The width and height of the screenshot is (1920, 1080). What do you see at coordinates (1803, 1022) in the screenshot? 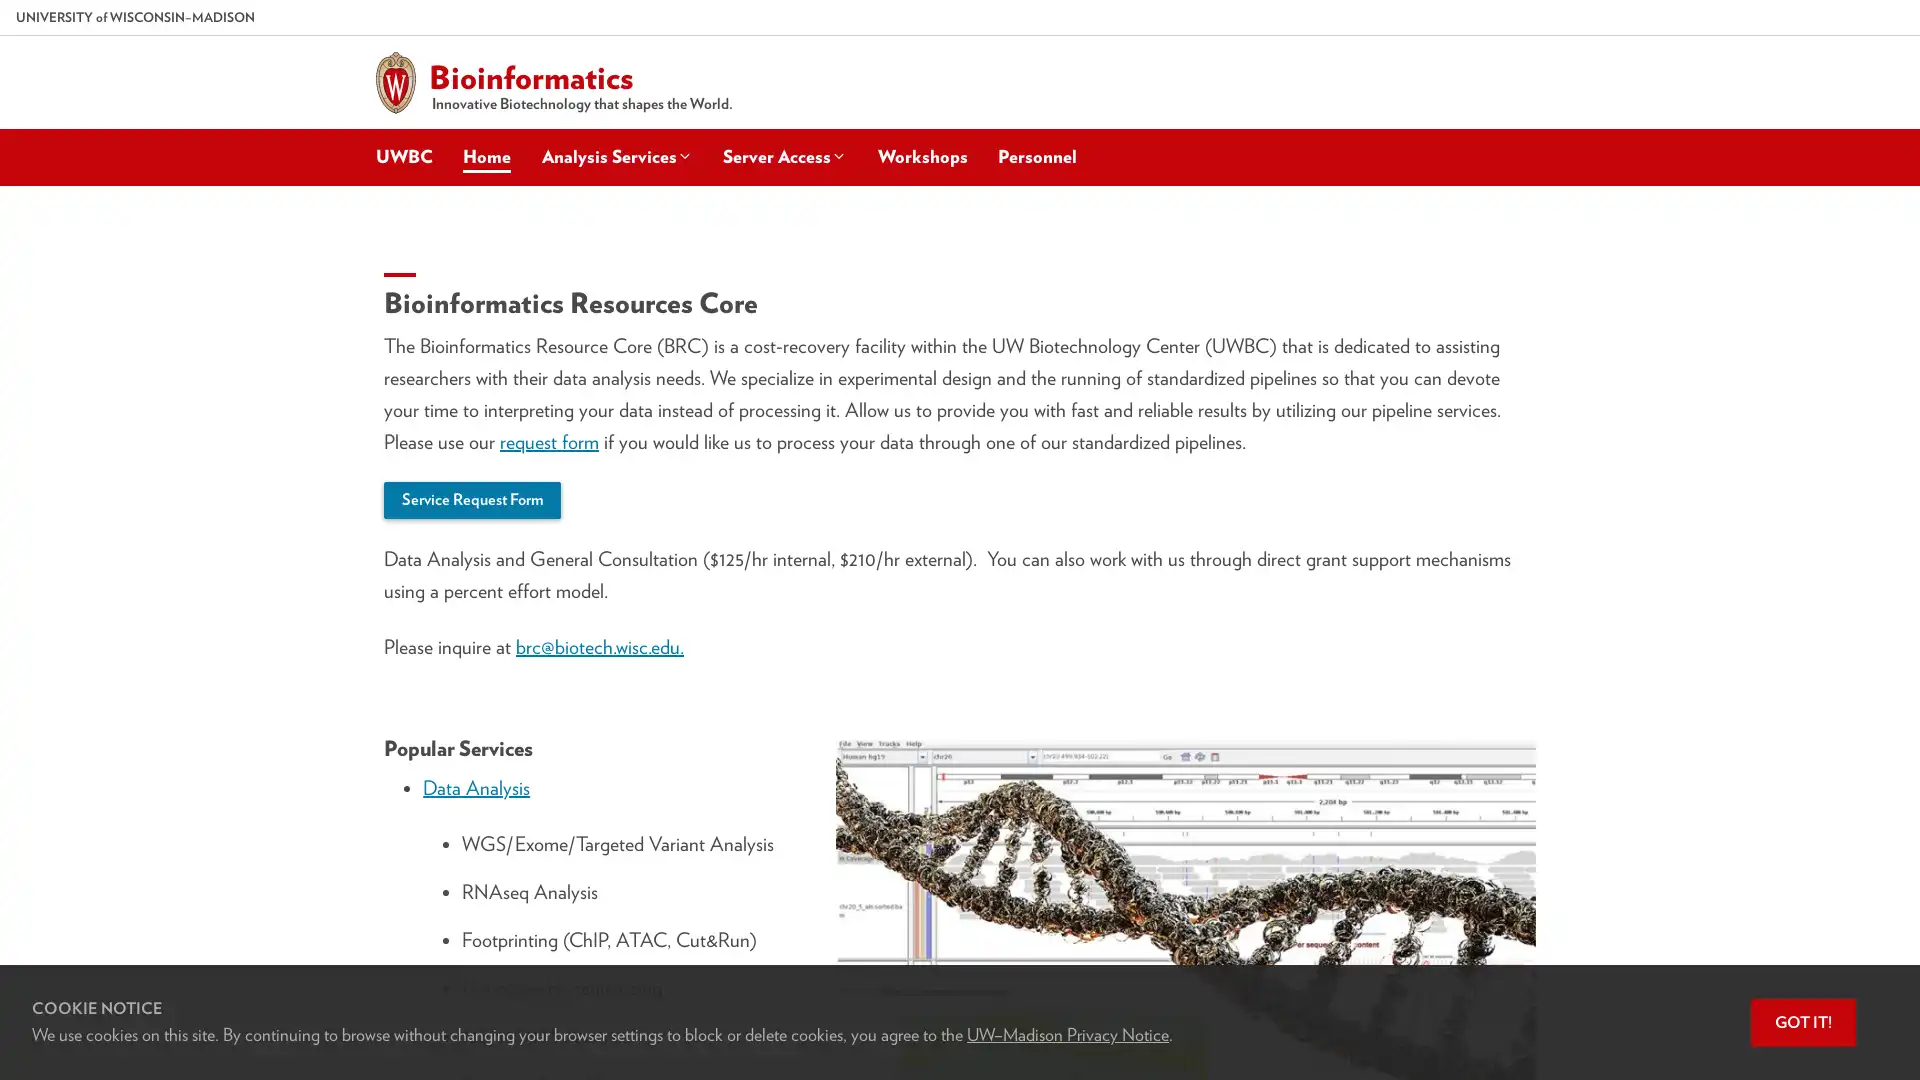
I see `Accept cookie notice` at bounding box center [1803, 1022].